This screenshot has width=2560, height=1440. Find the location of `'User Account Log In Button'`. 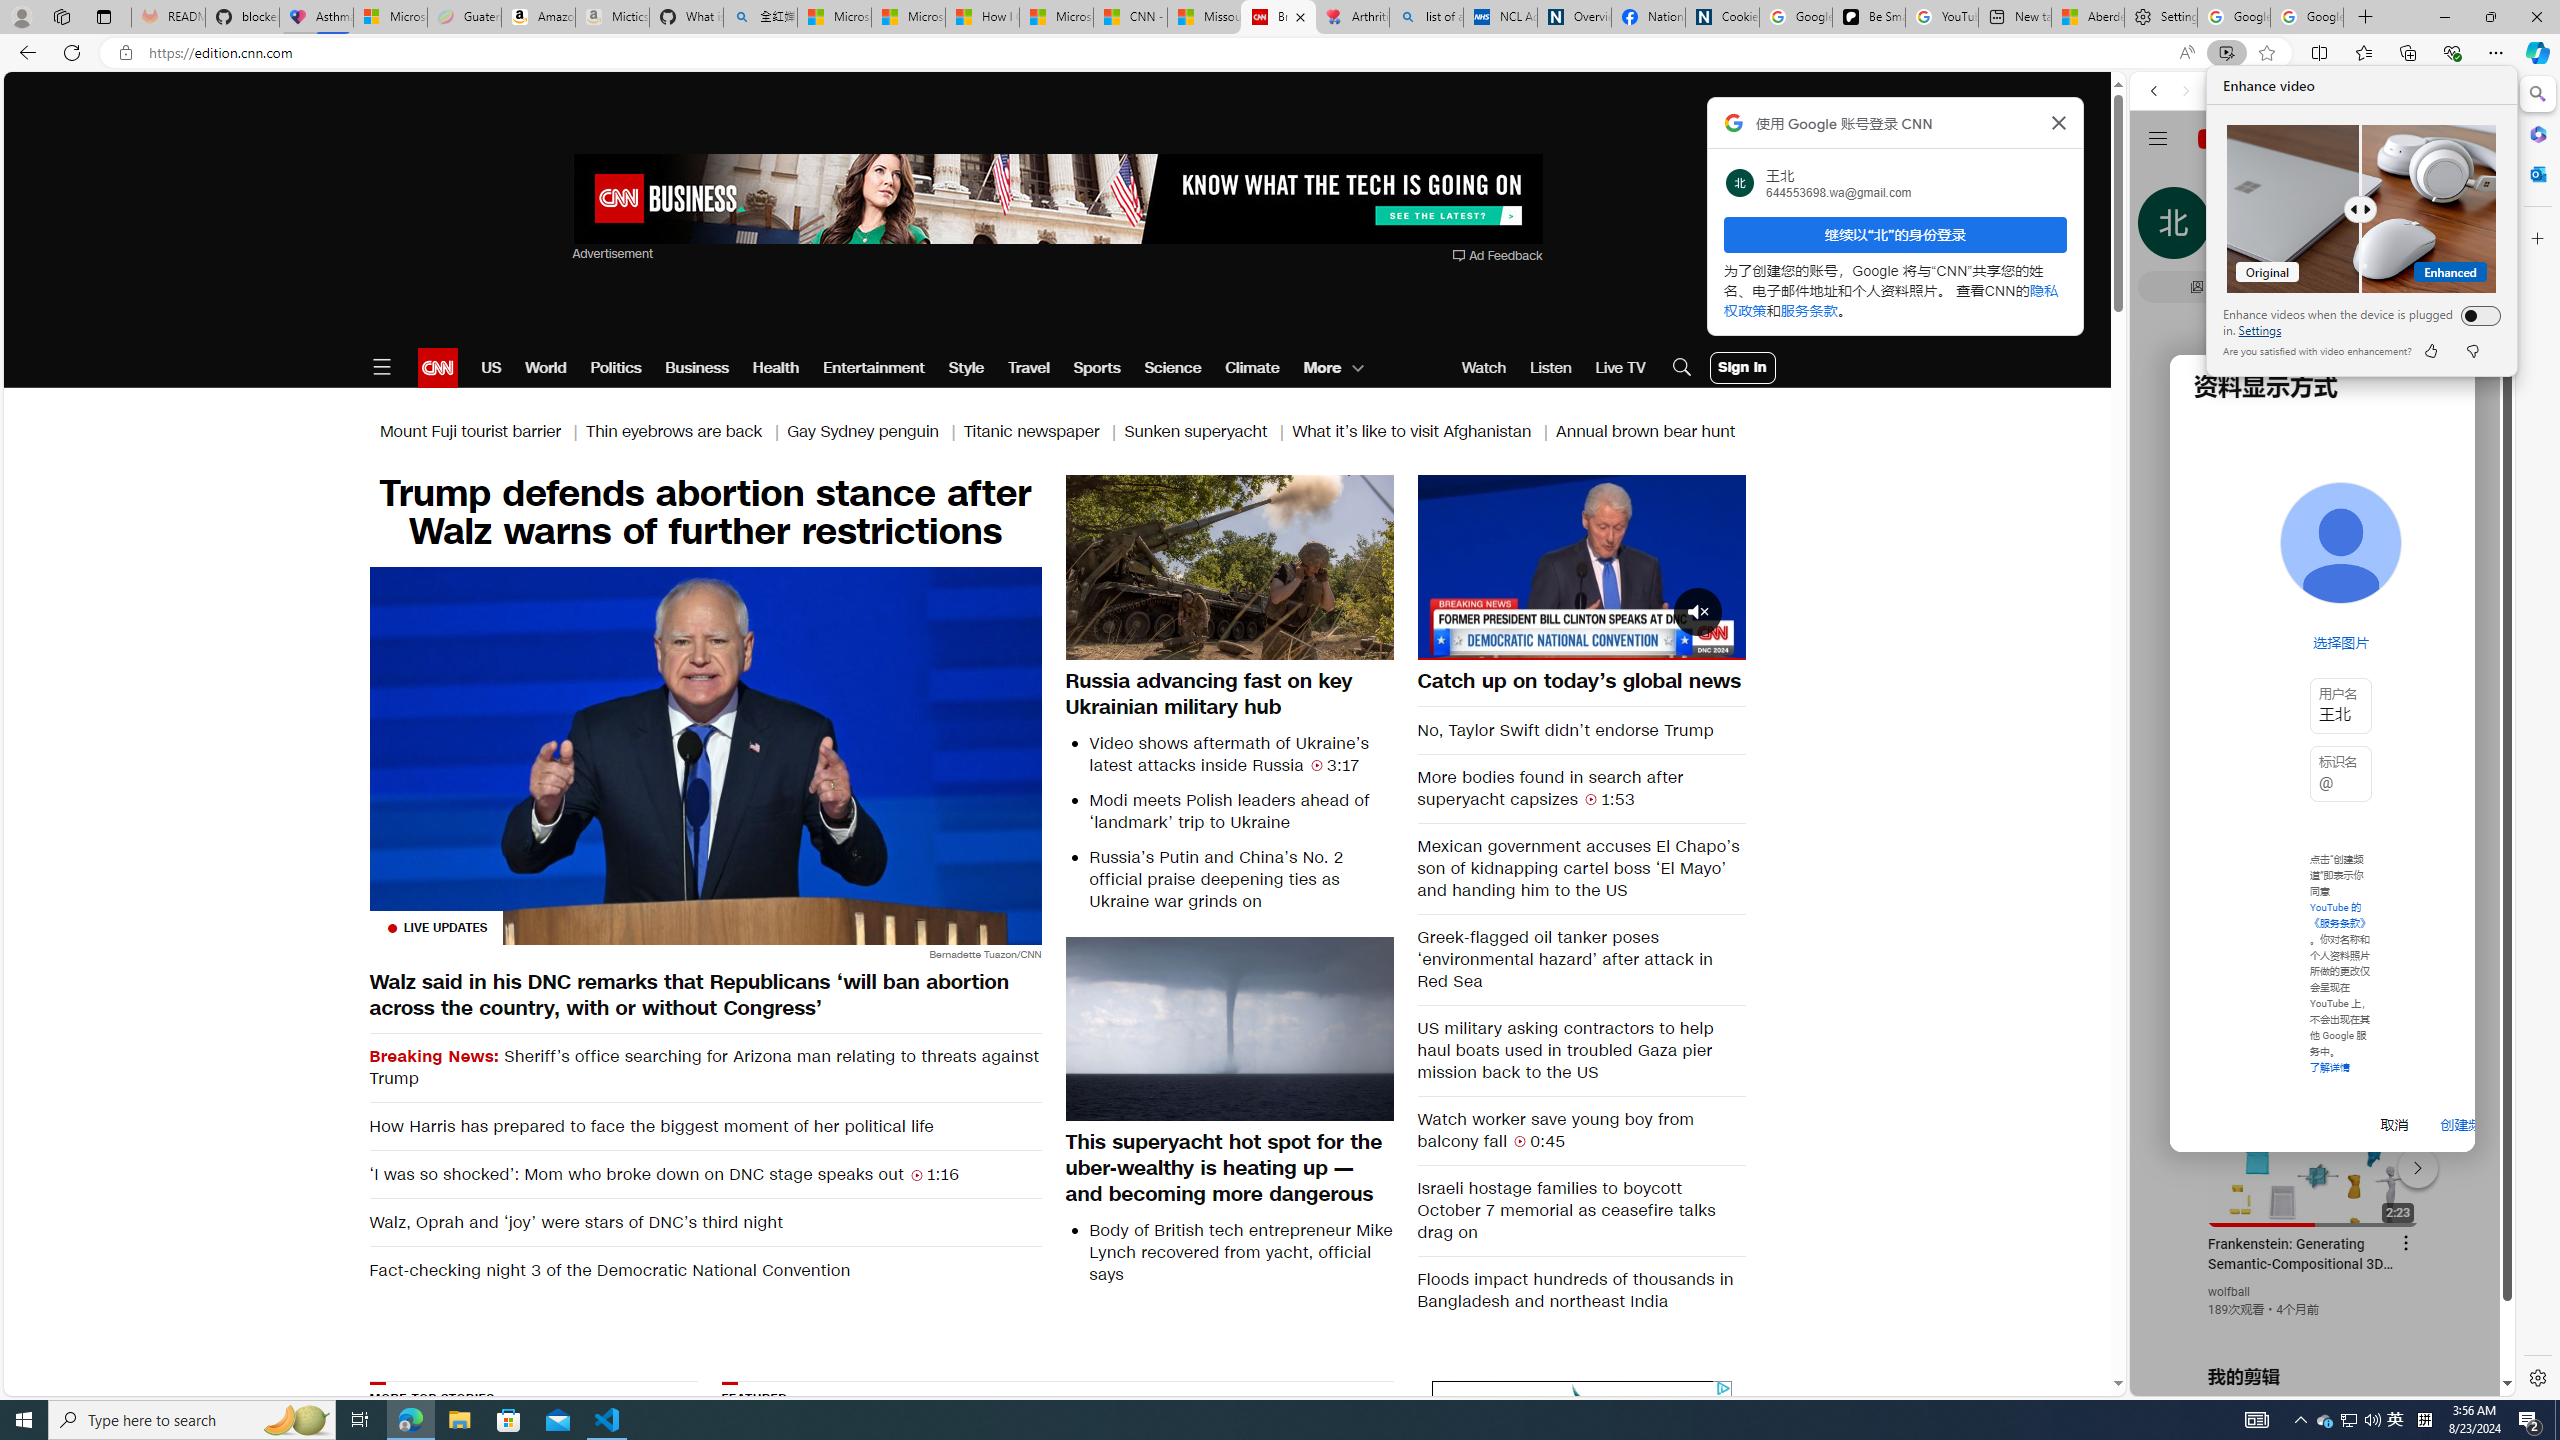

'User Account Log In Button' is located at coordinates (1742, 367).